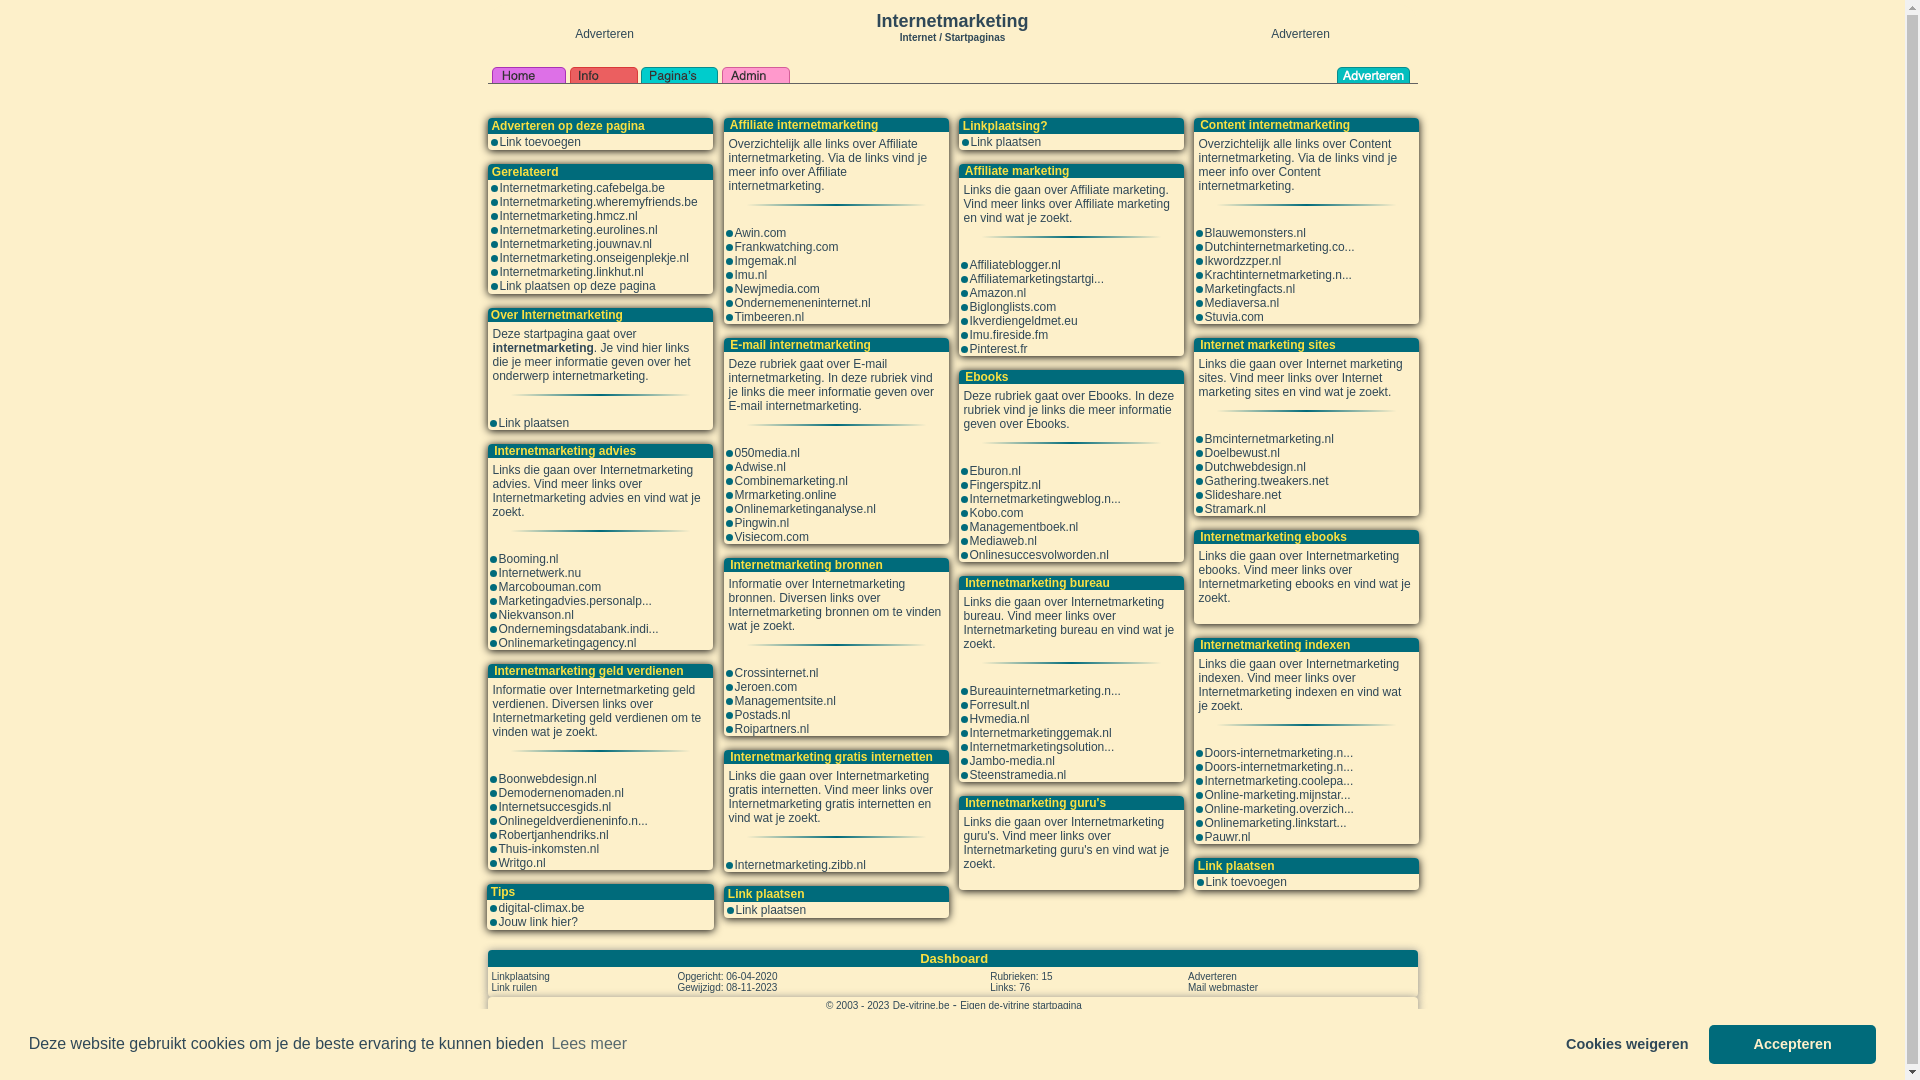 This screenshot has width=1920, height=1080. What do you see at coordinates (1044, 689) in the screenshot?
I see `'Bureauinternetmarketing.n...'` at bounding box center [1044, 689].